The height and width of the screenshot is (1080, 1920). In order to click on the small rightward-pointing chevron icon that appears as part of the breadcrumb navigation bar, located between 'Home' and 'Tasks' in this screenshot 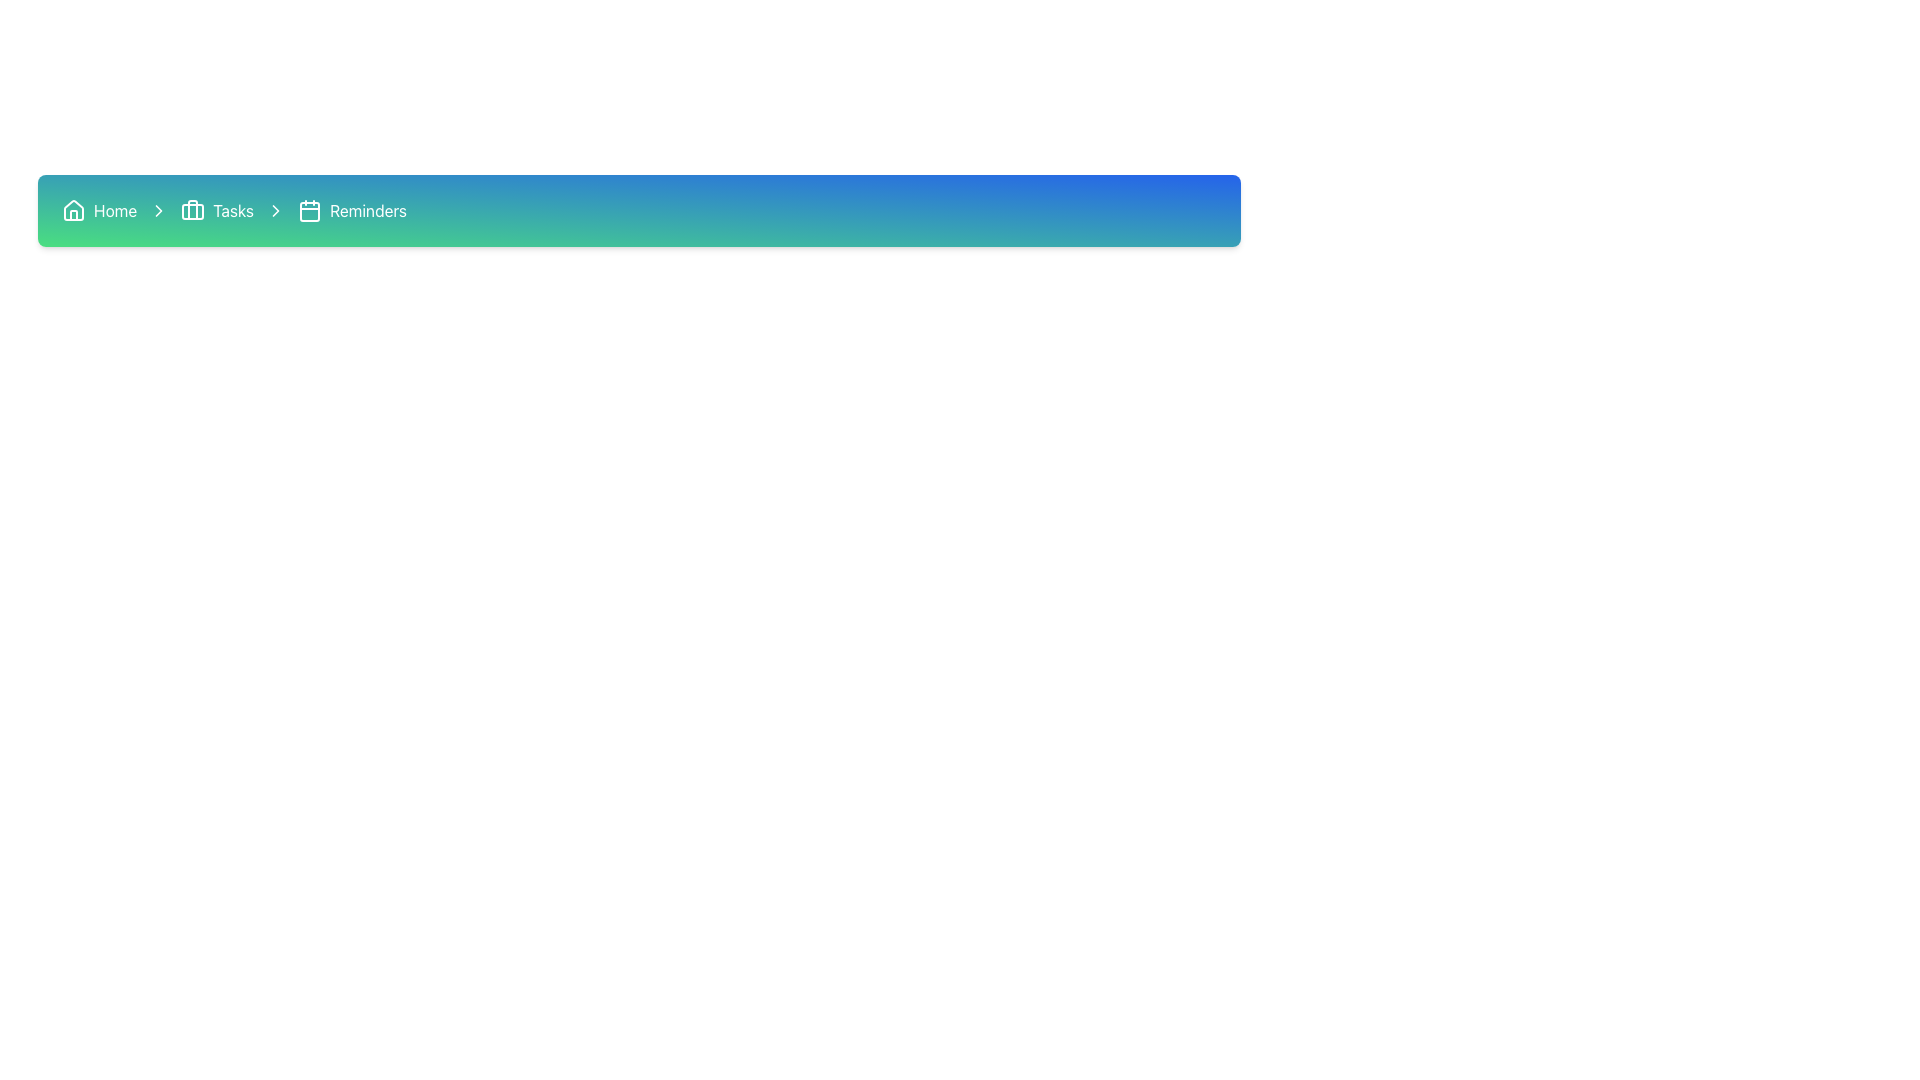, I will do `click(158, 211)`.